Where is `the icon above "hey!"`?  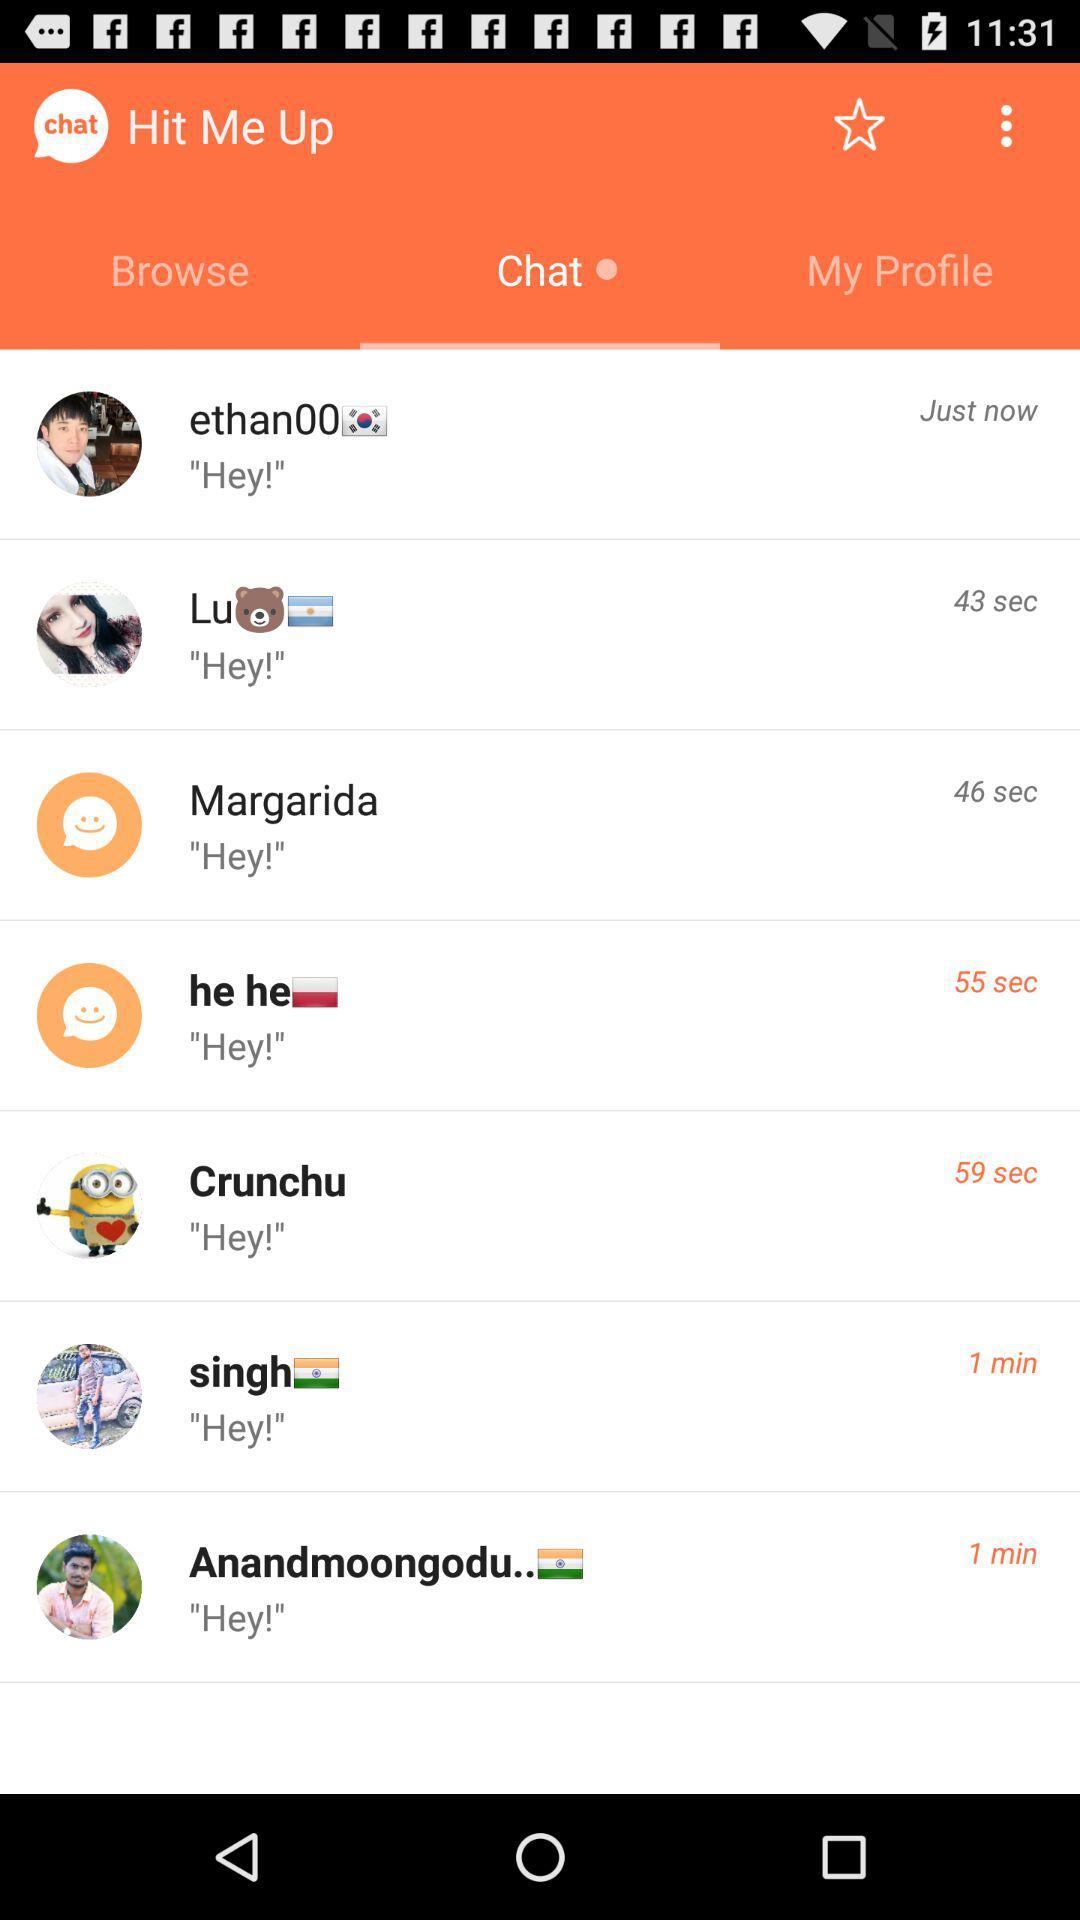 the icon above "hey!" is located at coordinates (263, 416).